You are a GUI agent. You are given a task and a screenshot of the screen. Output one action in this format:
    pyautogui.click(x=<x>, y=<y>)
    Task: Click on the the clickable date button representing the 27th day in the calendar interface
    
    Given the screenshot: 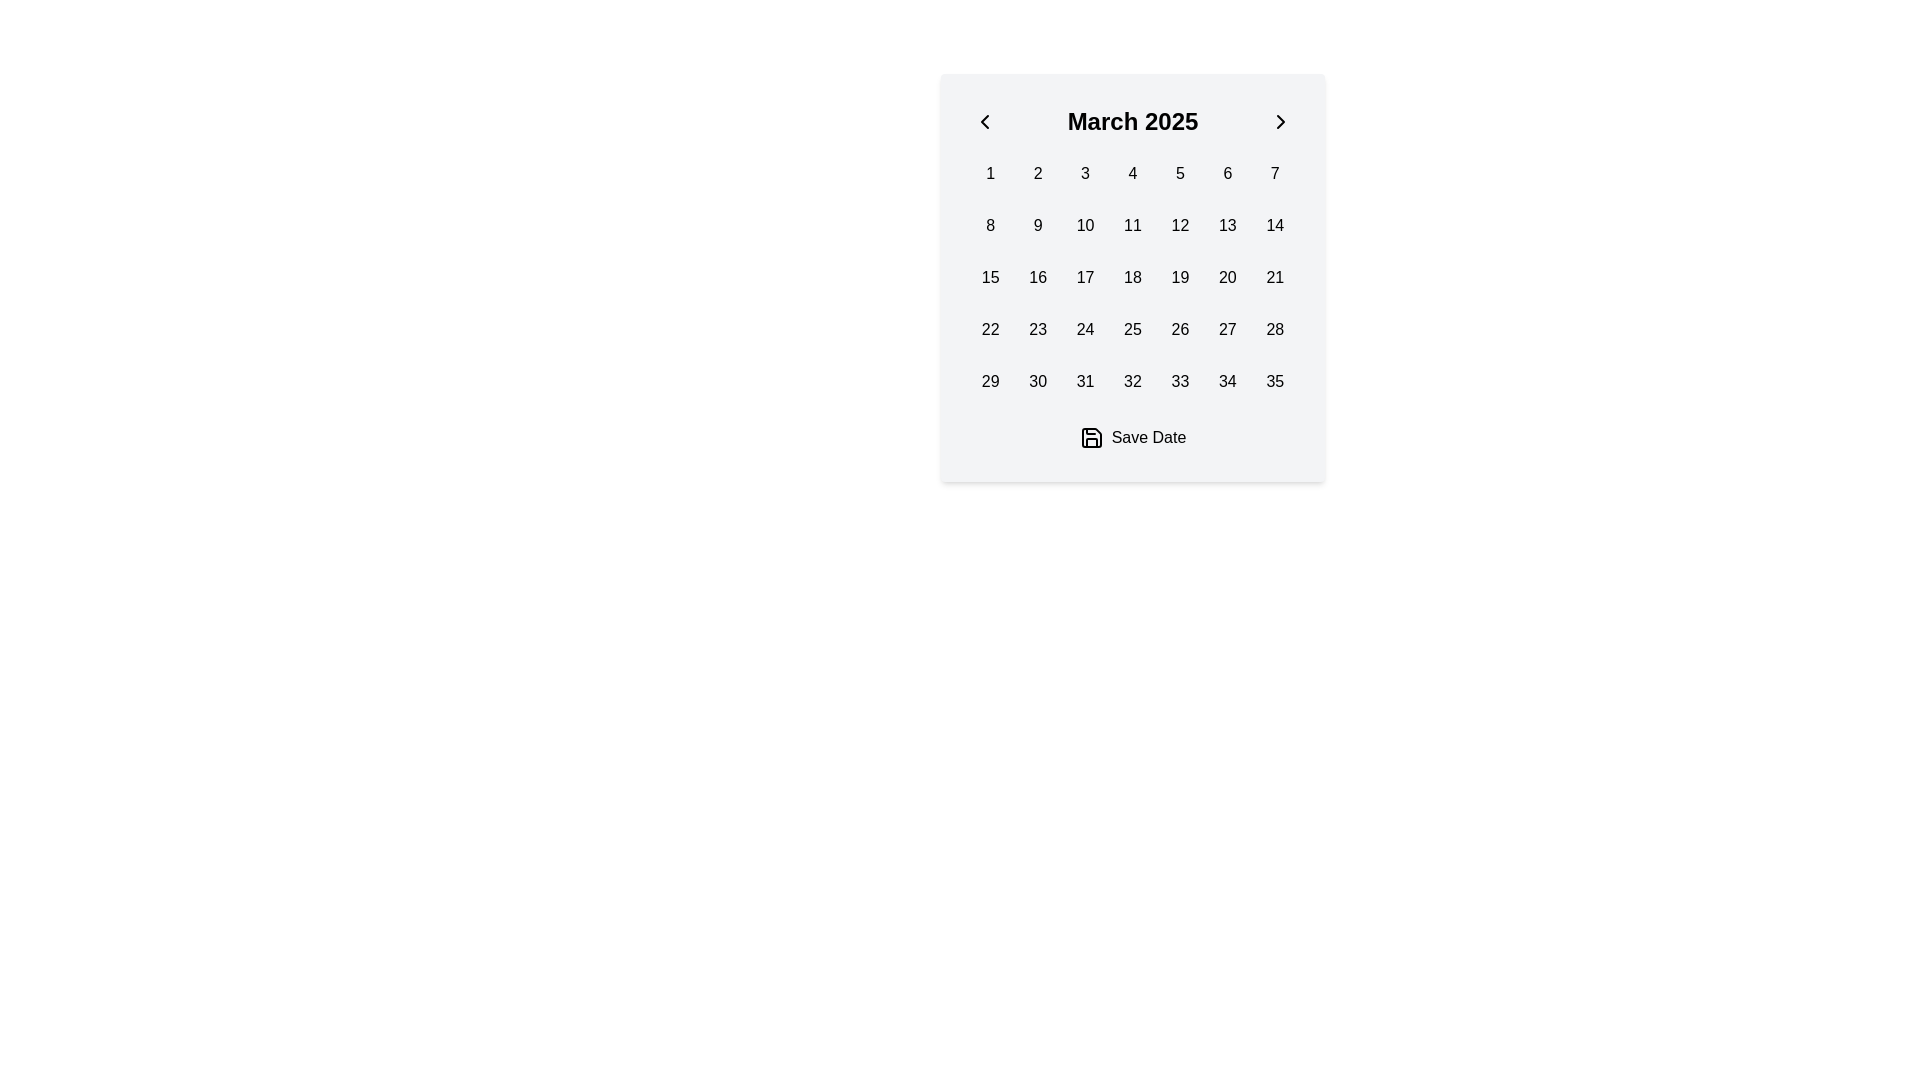 What is the action you would take?
    pyautogui.click(x=1226, y=329)
    